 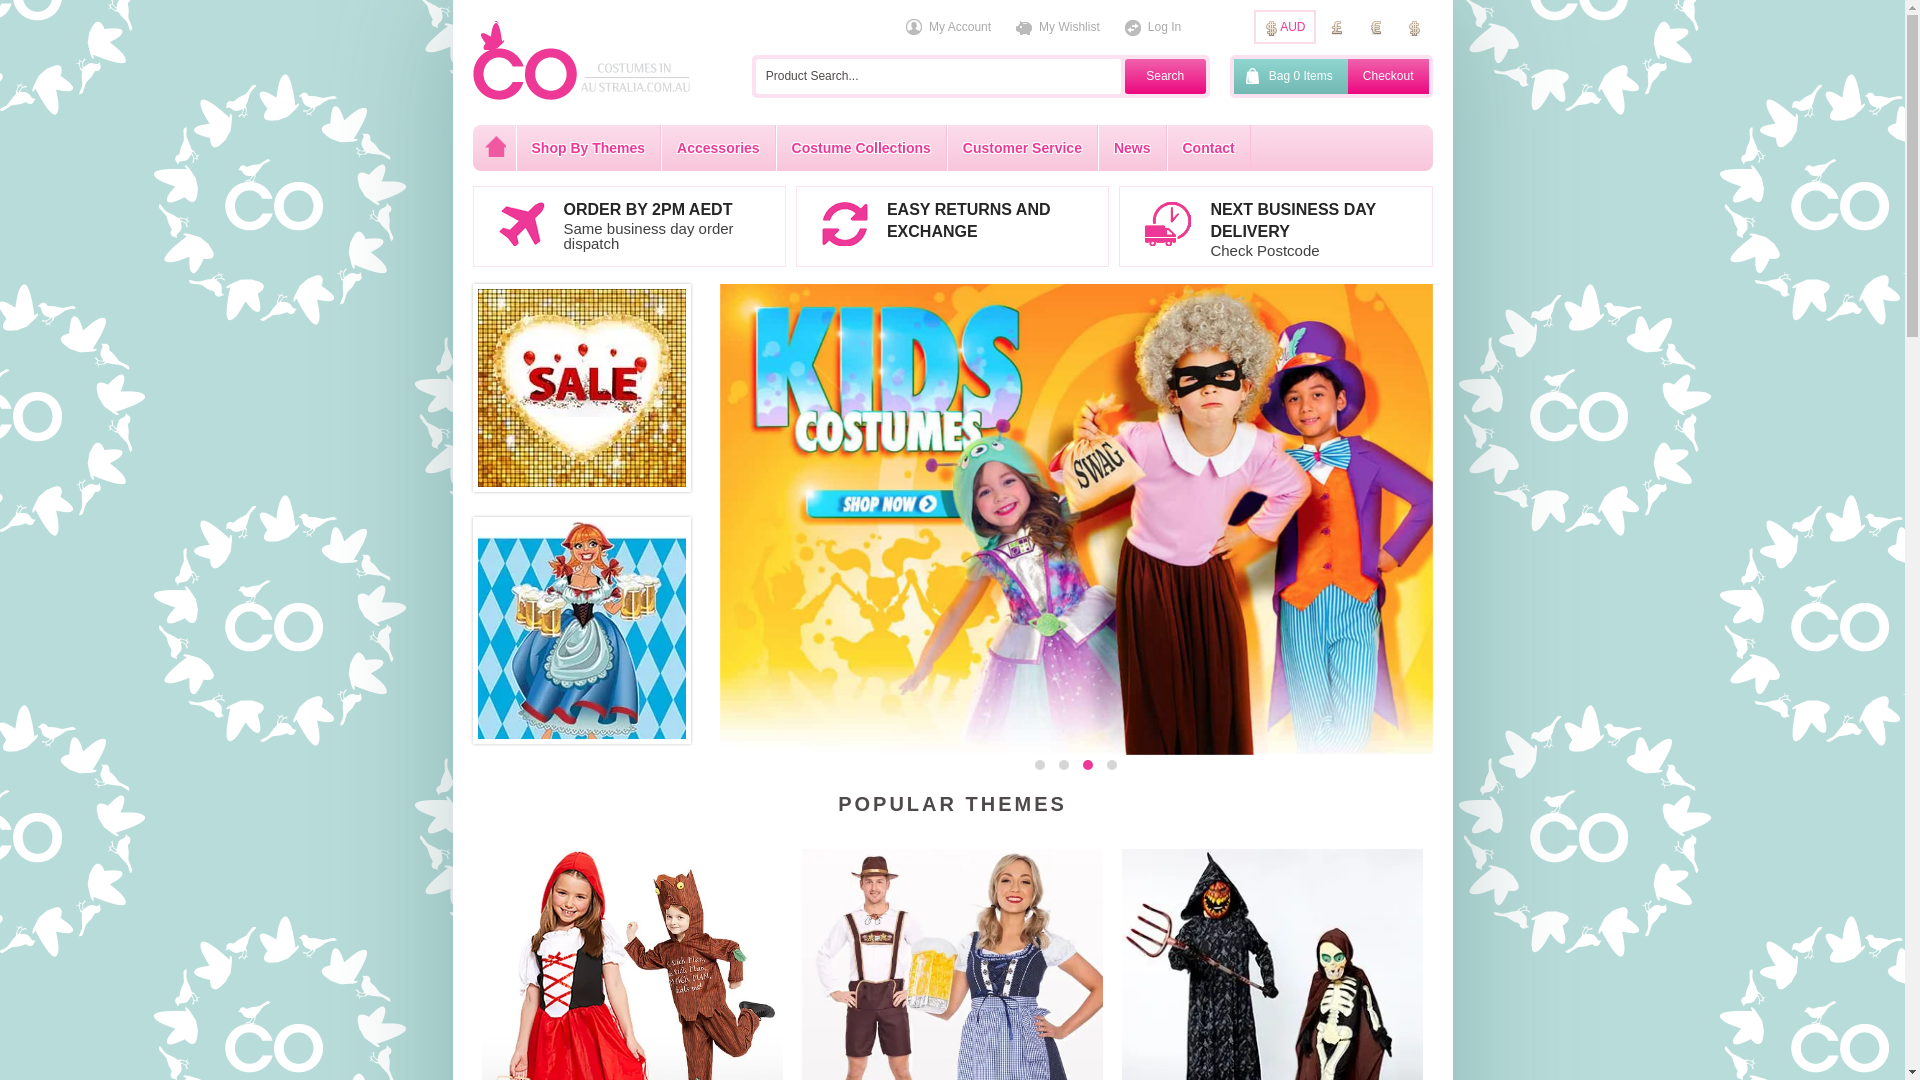 What do you see at coordinates (1375, 27) in the screenshot?
I see `'Euro - EUR'` at bounding box center [1375, 27].